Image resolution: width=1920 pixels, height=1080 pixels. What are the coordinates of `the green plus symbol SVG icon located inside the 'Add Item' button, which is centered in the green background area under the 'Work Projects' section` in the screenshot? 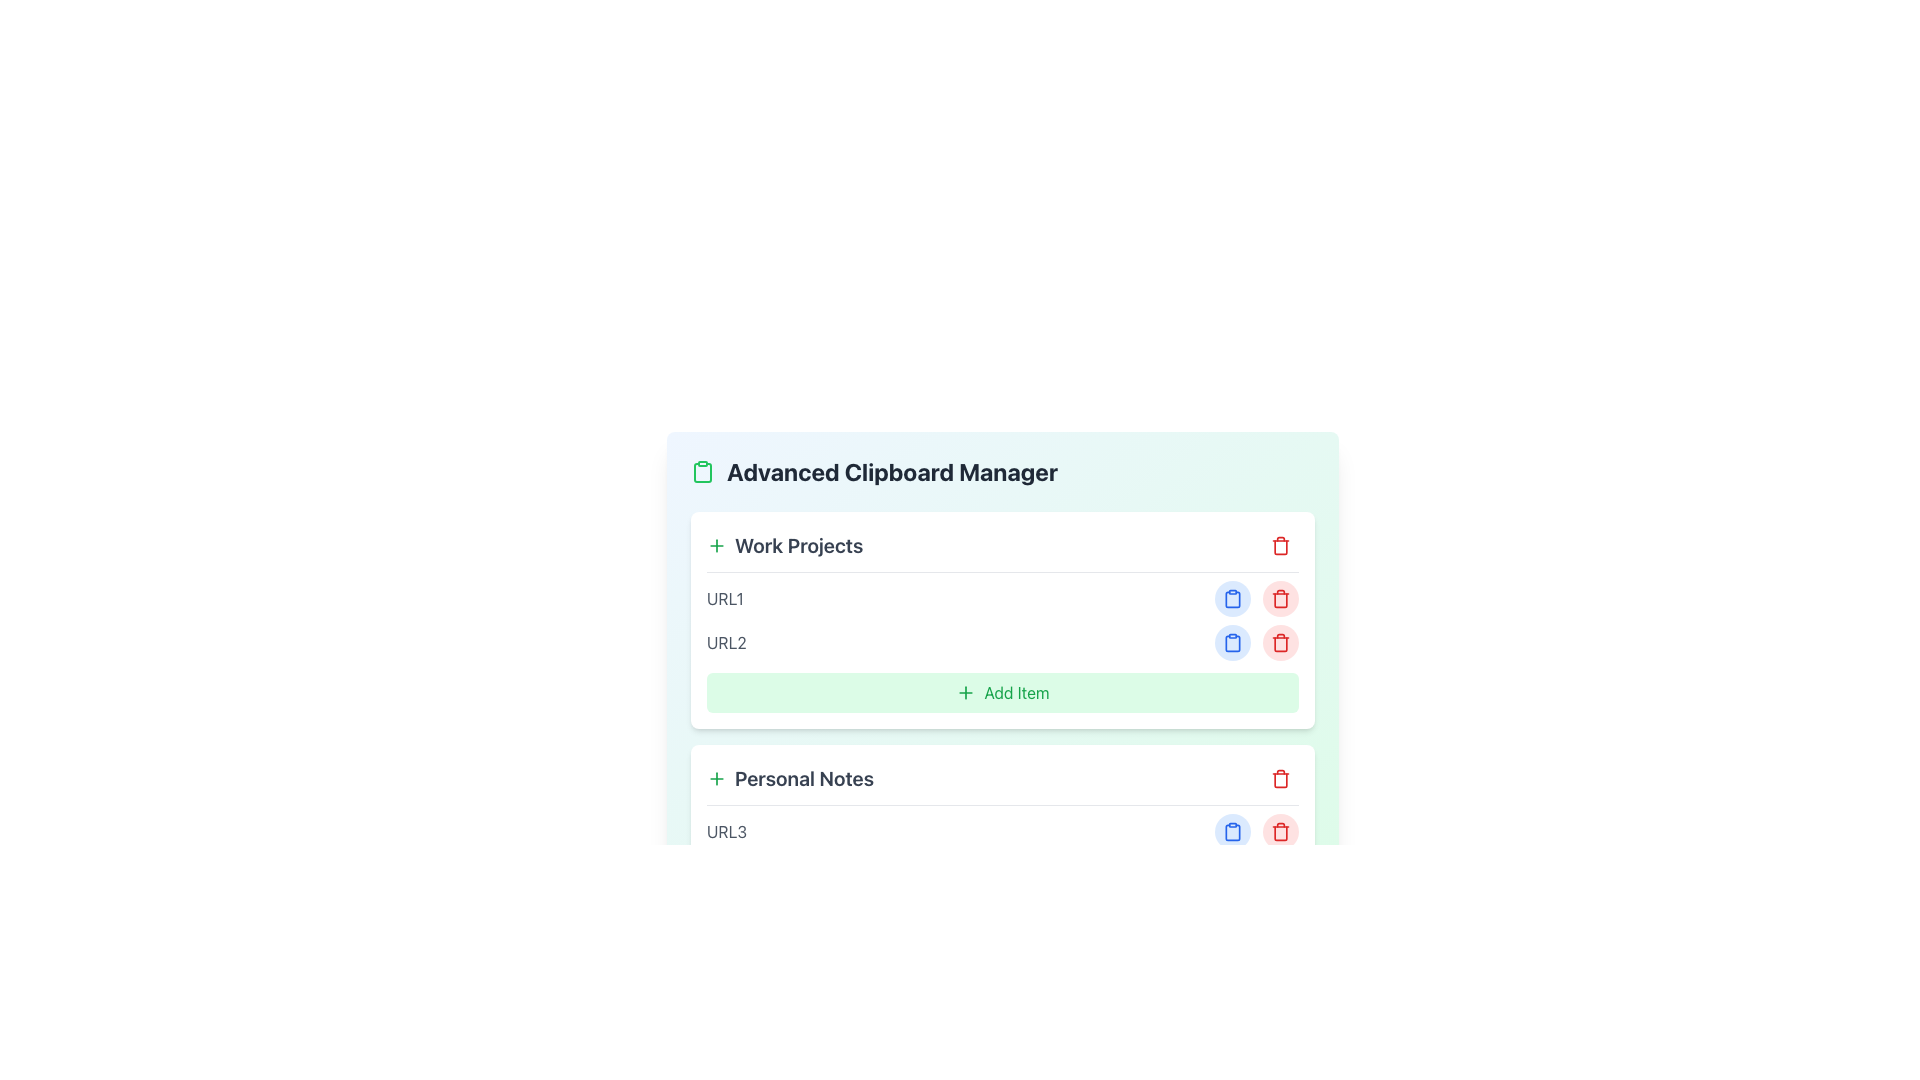 It's located at (966, 692).